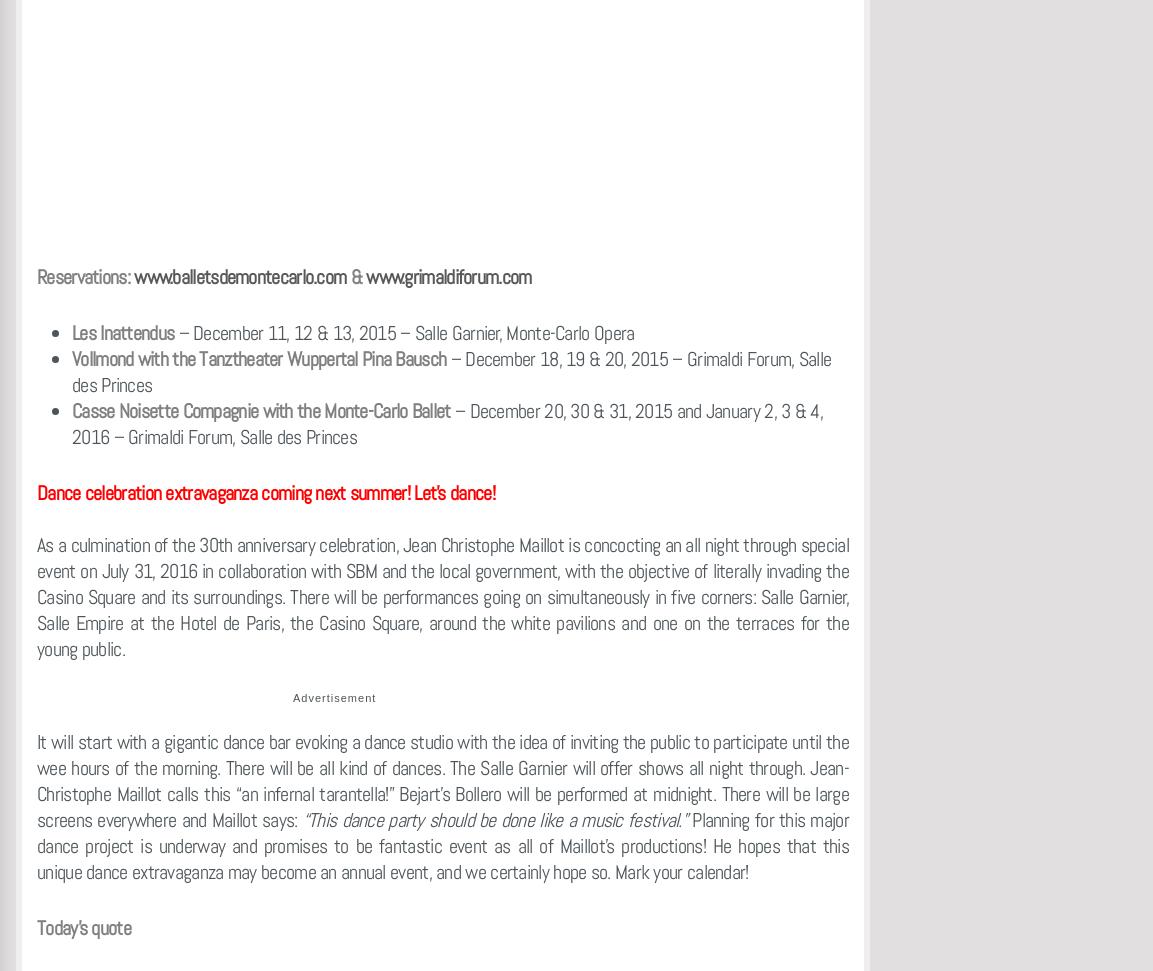  Describe the element at coordinates (442, 845) in the screenshot. I see `'Planning for this major dance project is underway and promises to be fantastic event as all of Maillot’s productions! He hopes that this unique dance extravaganza may become an annual event, and we certainly hope so. Mark your calendar!'` at that location.